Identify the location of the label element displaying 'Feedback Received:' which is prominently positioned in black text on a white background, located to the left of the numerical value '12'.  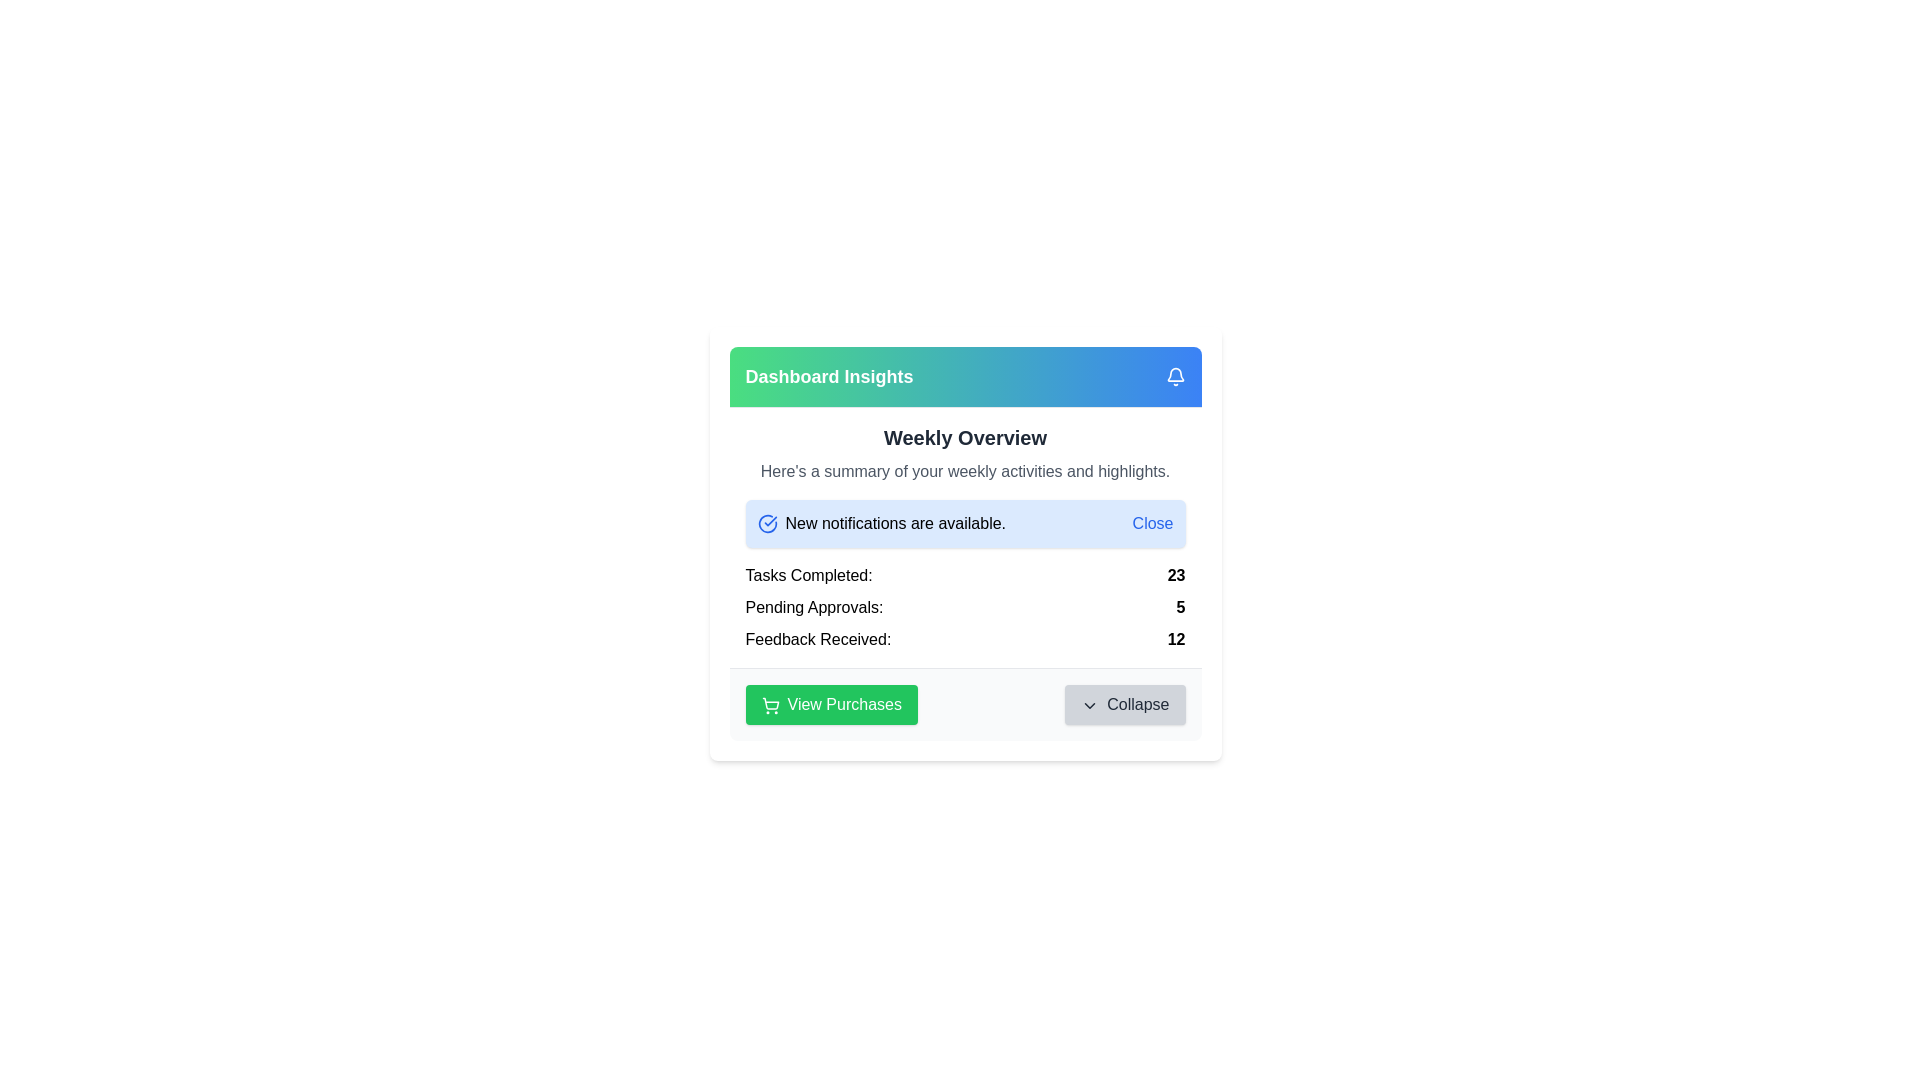
(818, 640).